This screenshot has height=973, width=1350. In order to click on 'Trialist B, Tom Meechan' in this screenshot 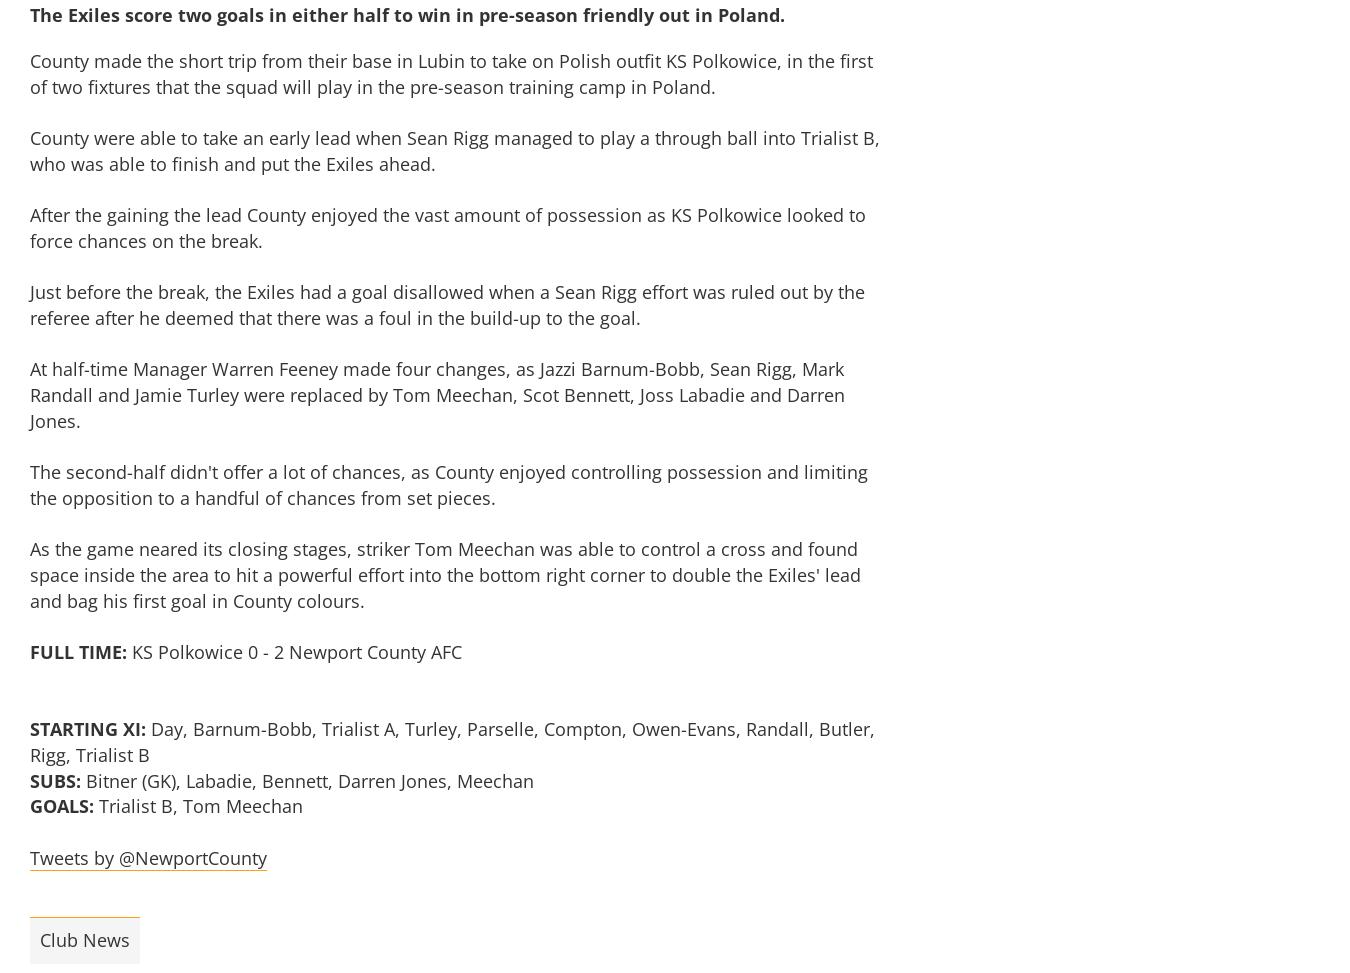, I will do `click(201, 805)`.